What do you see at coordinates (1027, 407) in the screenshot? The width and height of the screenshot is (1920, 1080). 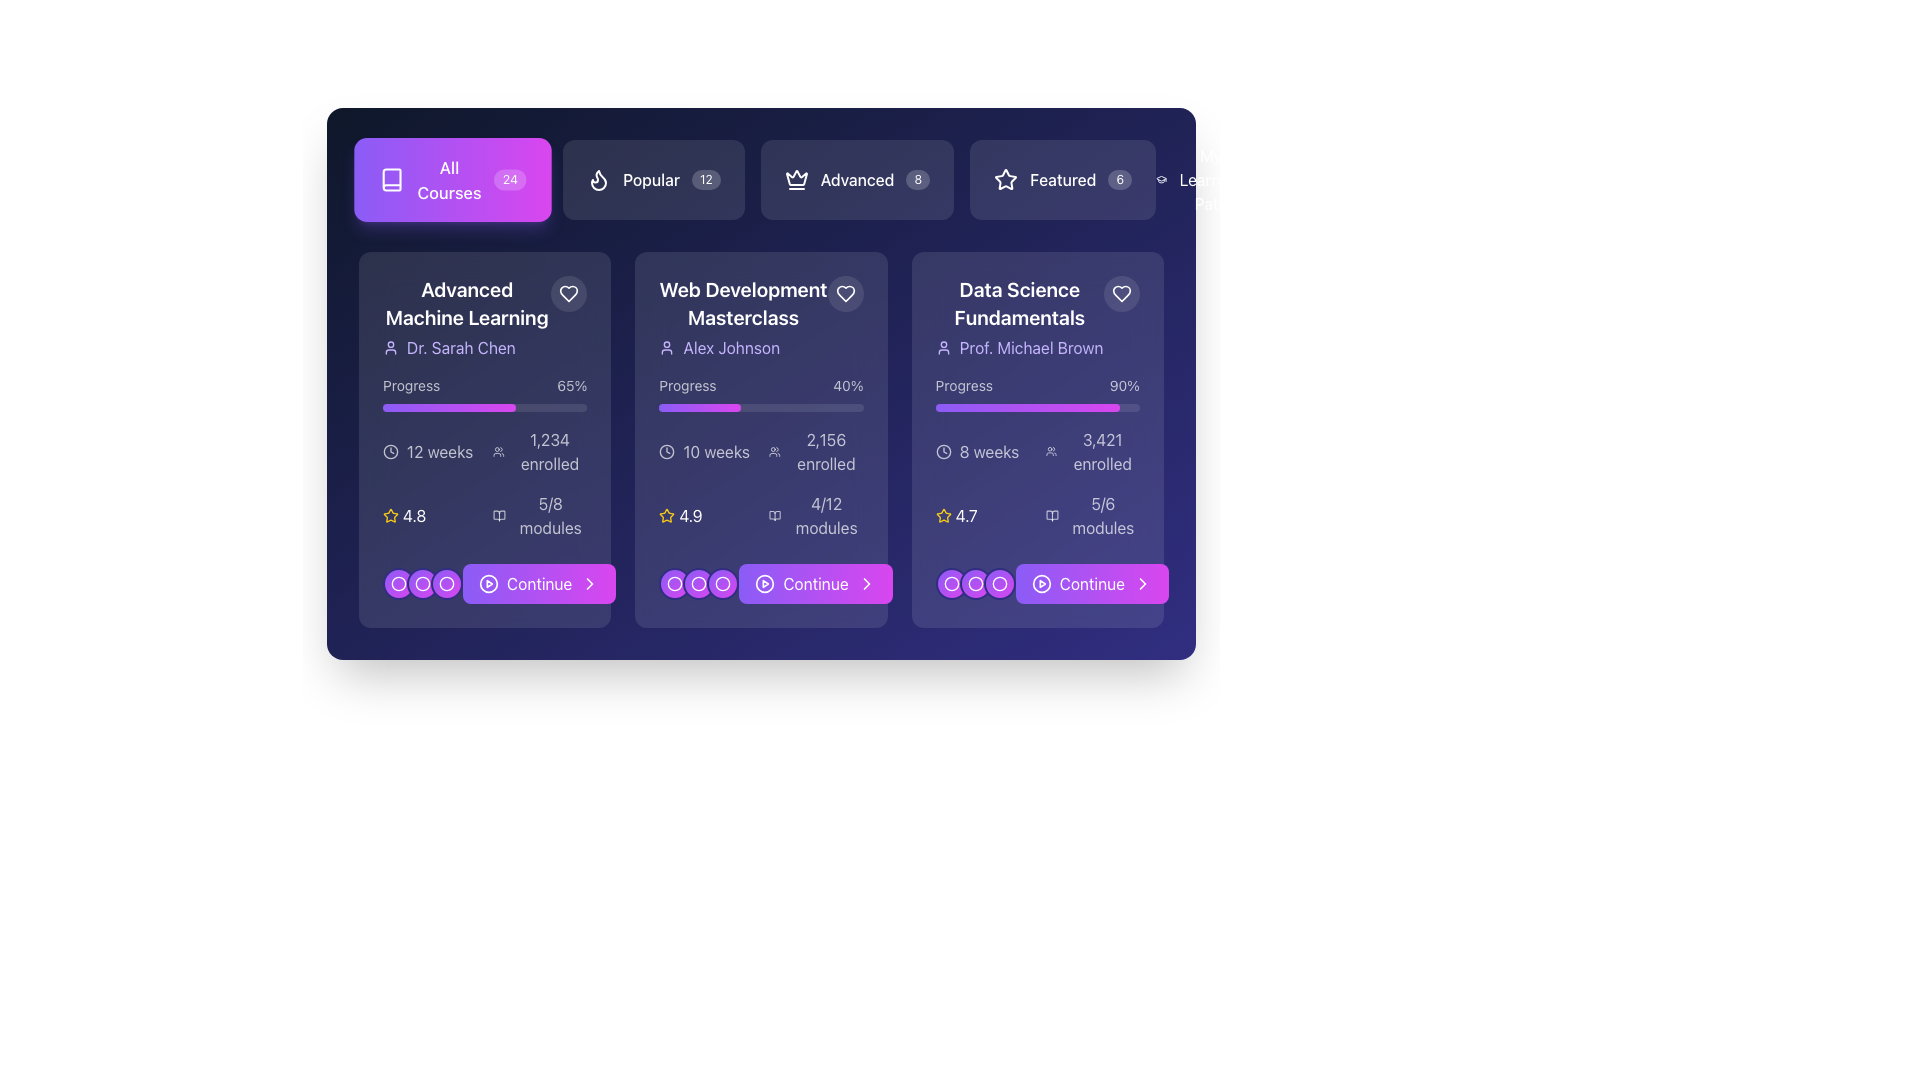 I see `the visual representation of the Progress bar located in the 'Progress' subsection of the 'Data Science Fundamentals' card, which features a vibrant gradient fill transitioning from violet to fuchsia` at bounding box center [1027, 407].